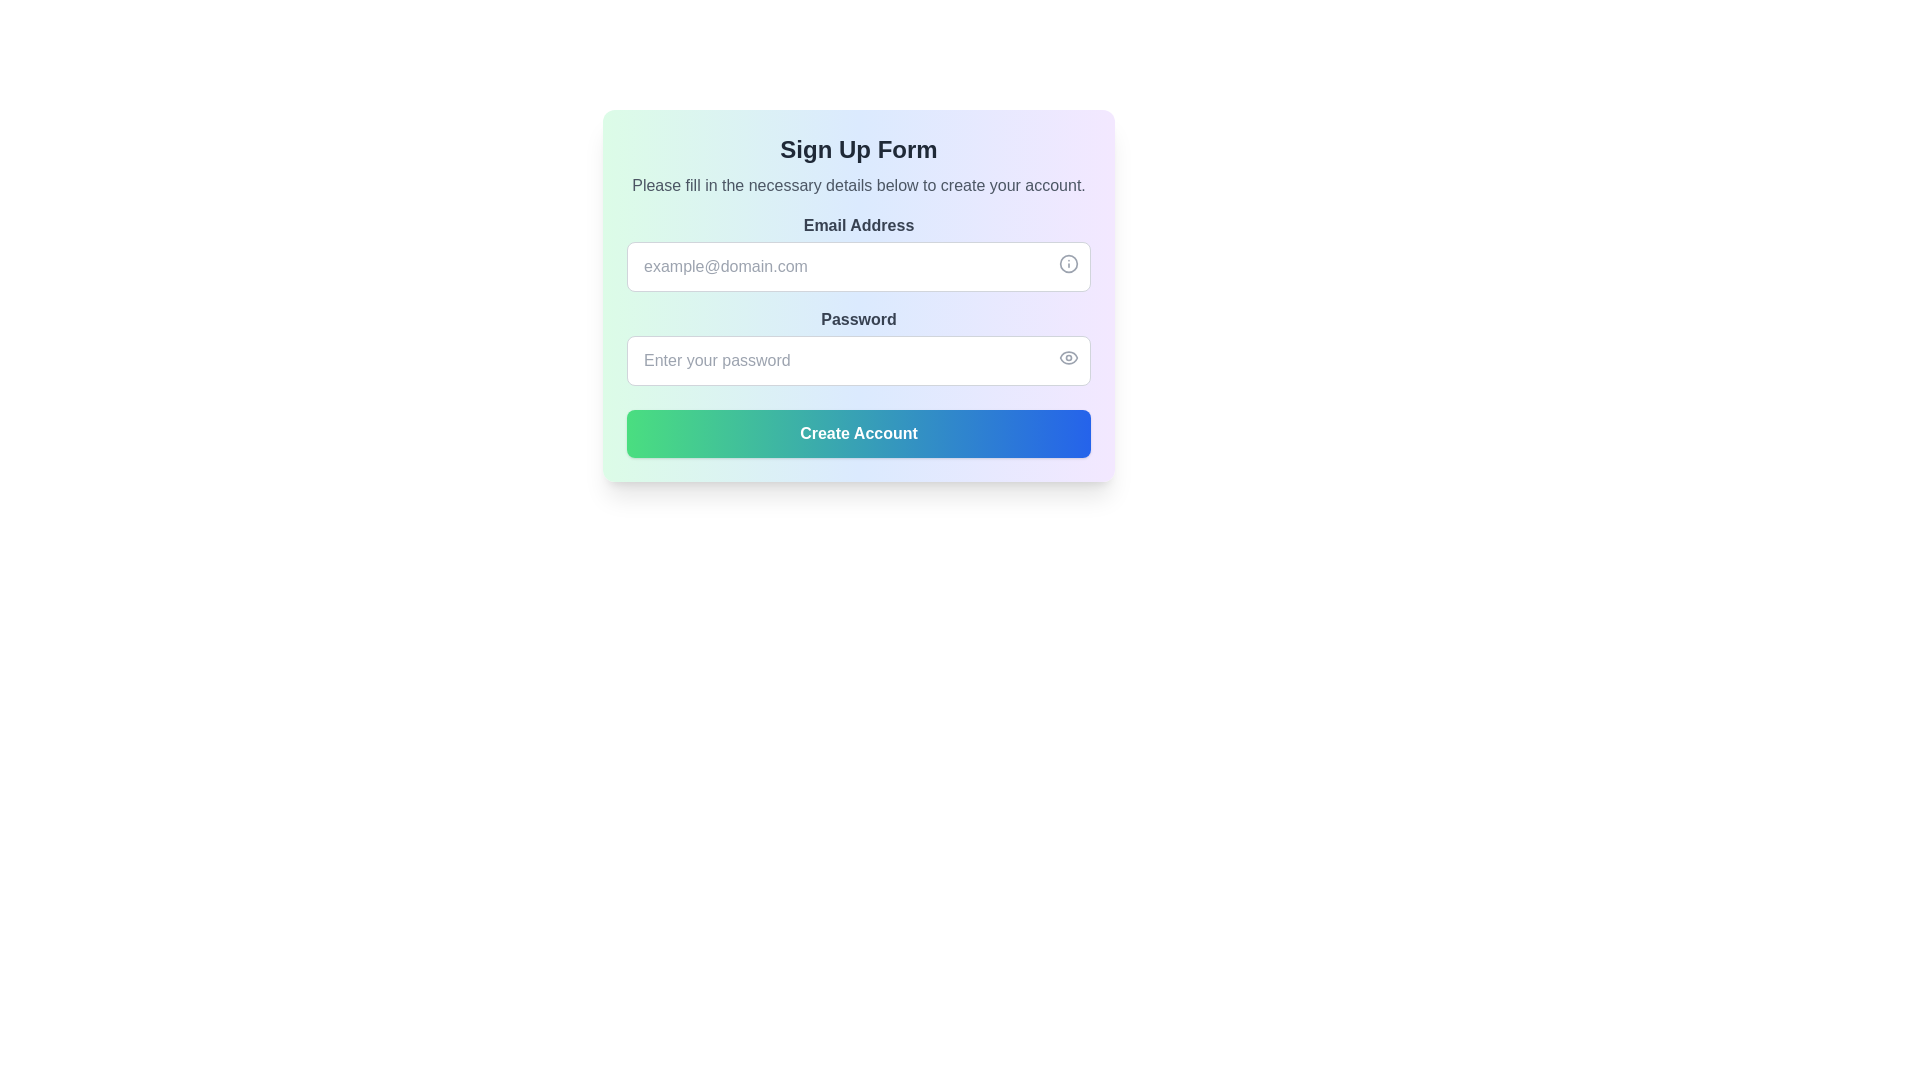 The image size is (1920, 1080). What do you see at coordinates (859, 433) in the screenshot?
I see `the 'Submit' button located at the bottom of the 'Sign Up Form' section to observe hover effects` at bounding box center [859, 433].